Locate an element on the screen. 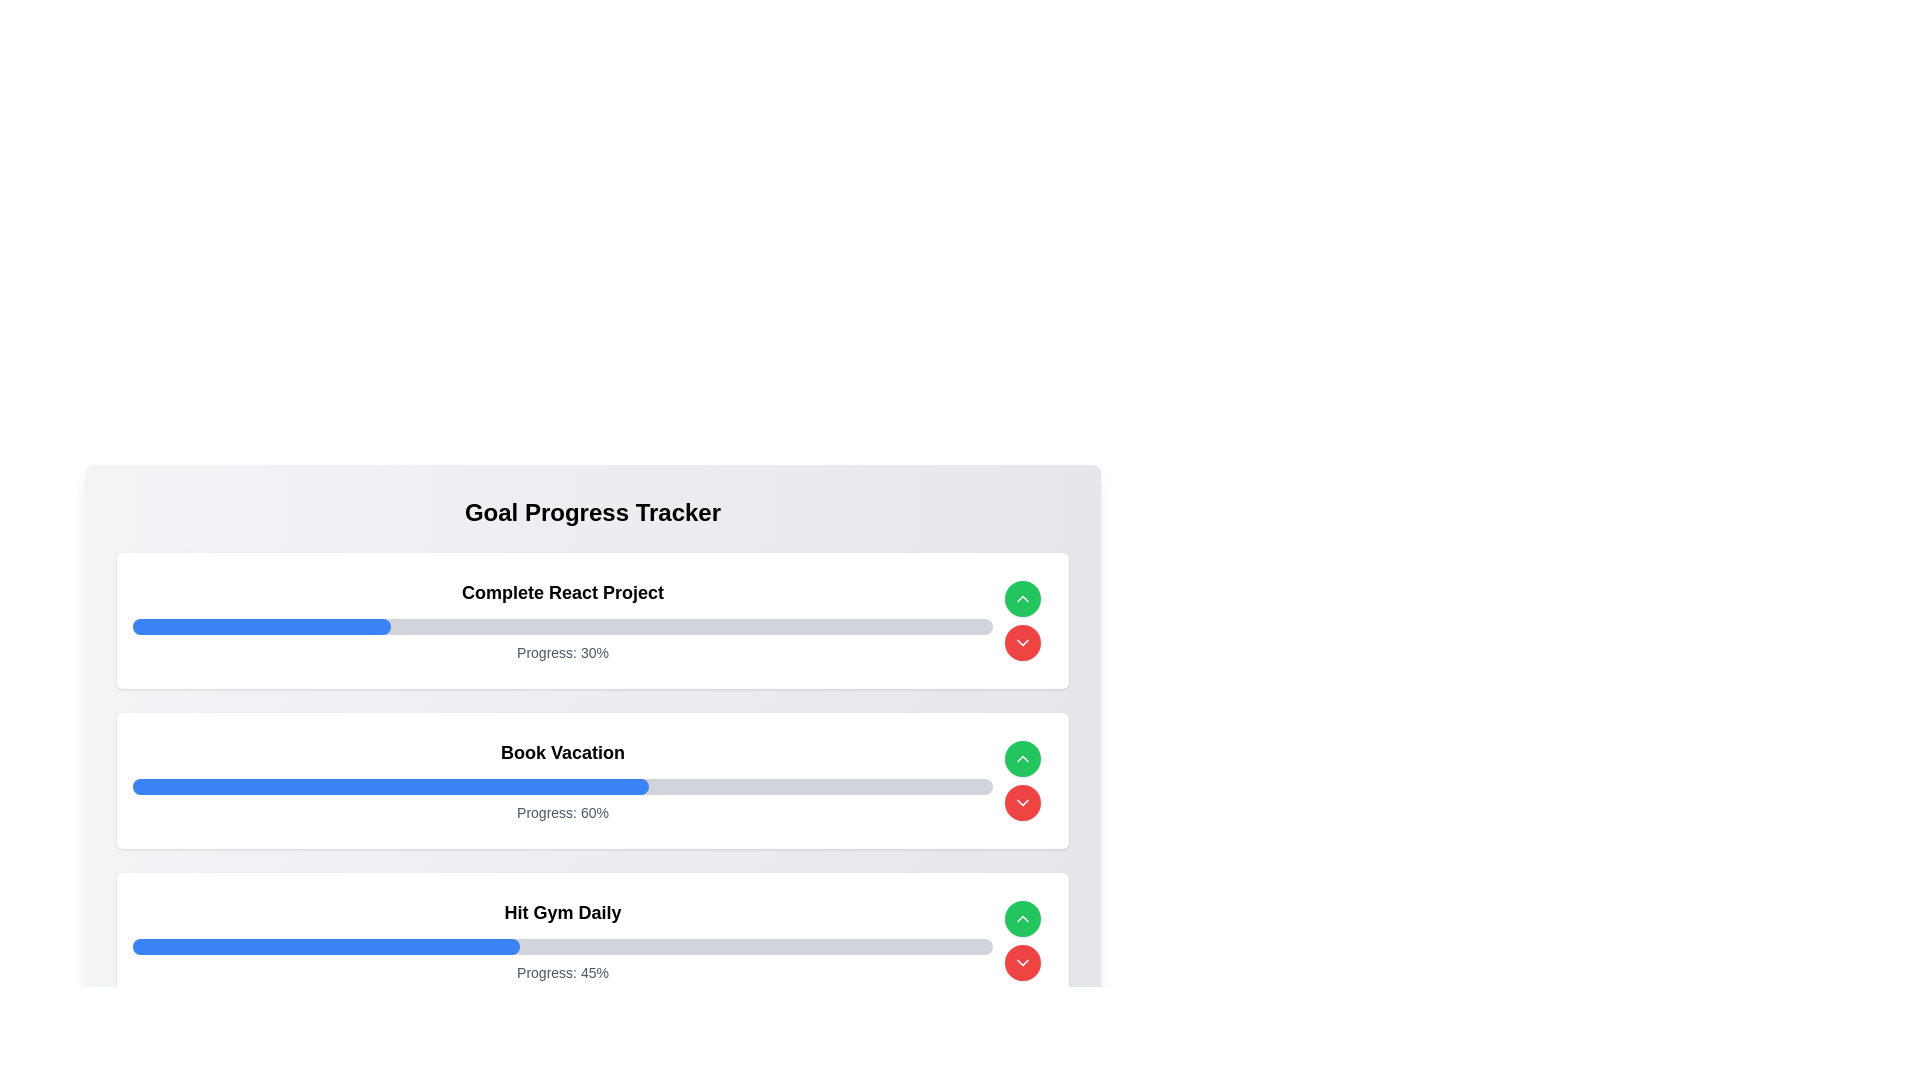 This screenshot has height=1080, width=1920. the circular button with a red background and a white downward chevron icon located beneath the green circular button in the 'Complete React Project' section is located at coordinates (1022, 643).